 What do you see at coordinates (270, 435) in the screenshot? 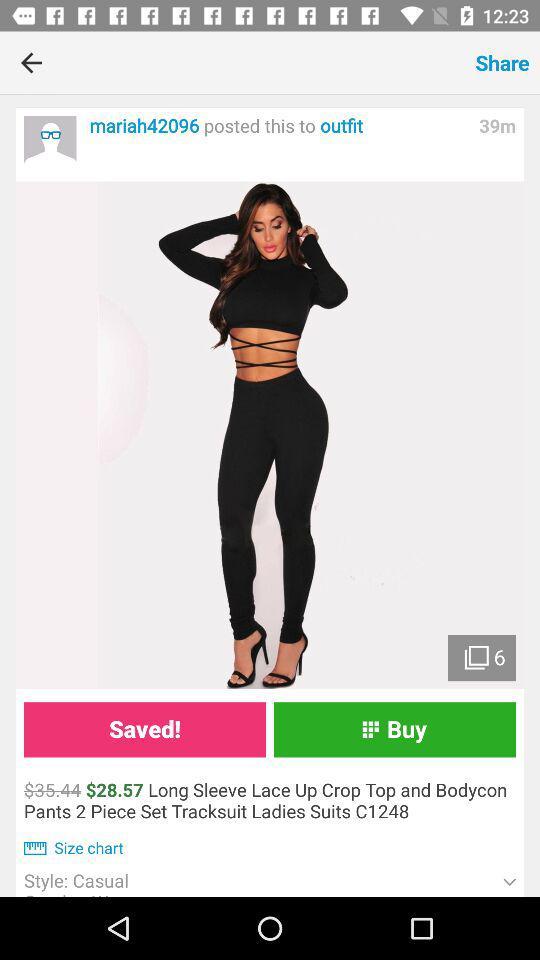
I see `item above saved! item` at bounding box center [270, 435].